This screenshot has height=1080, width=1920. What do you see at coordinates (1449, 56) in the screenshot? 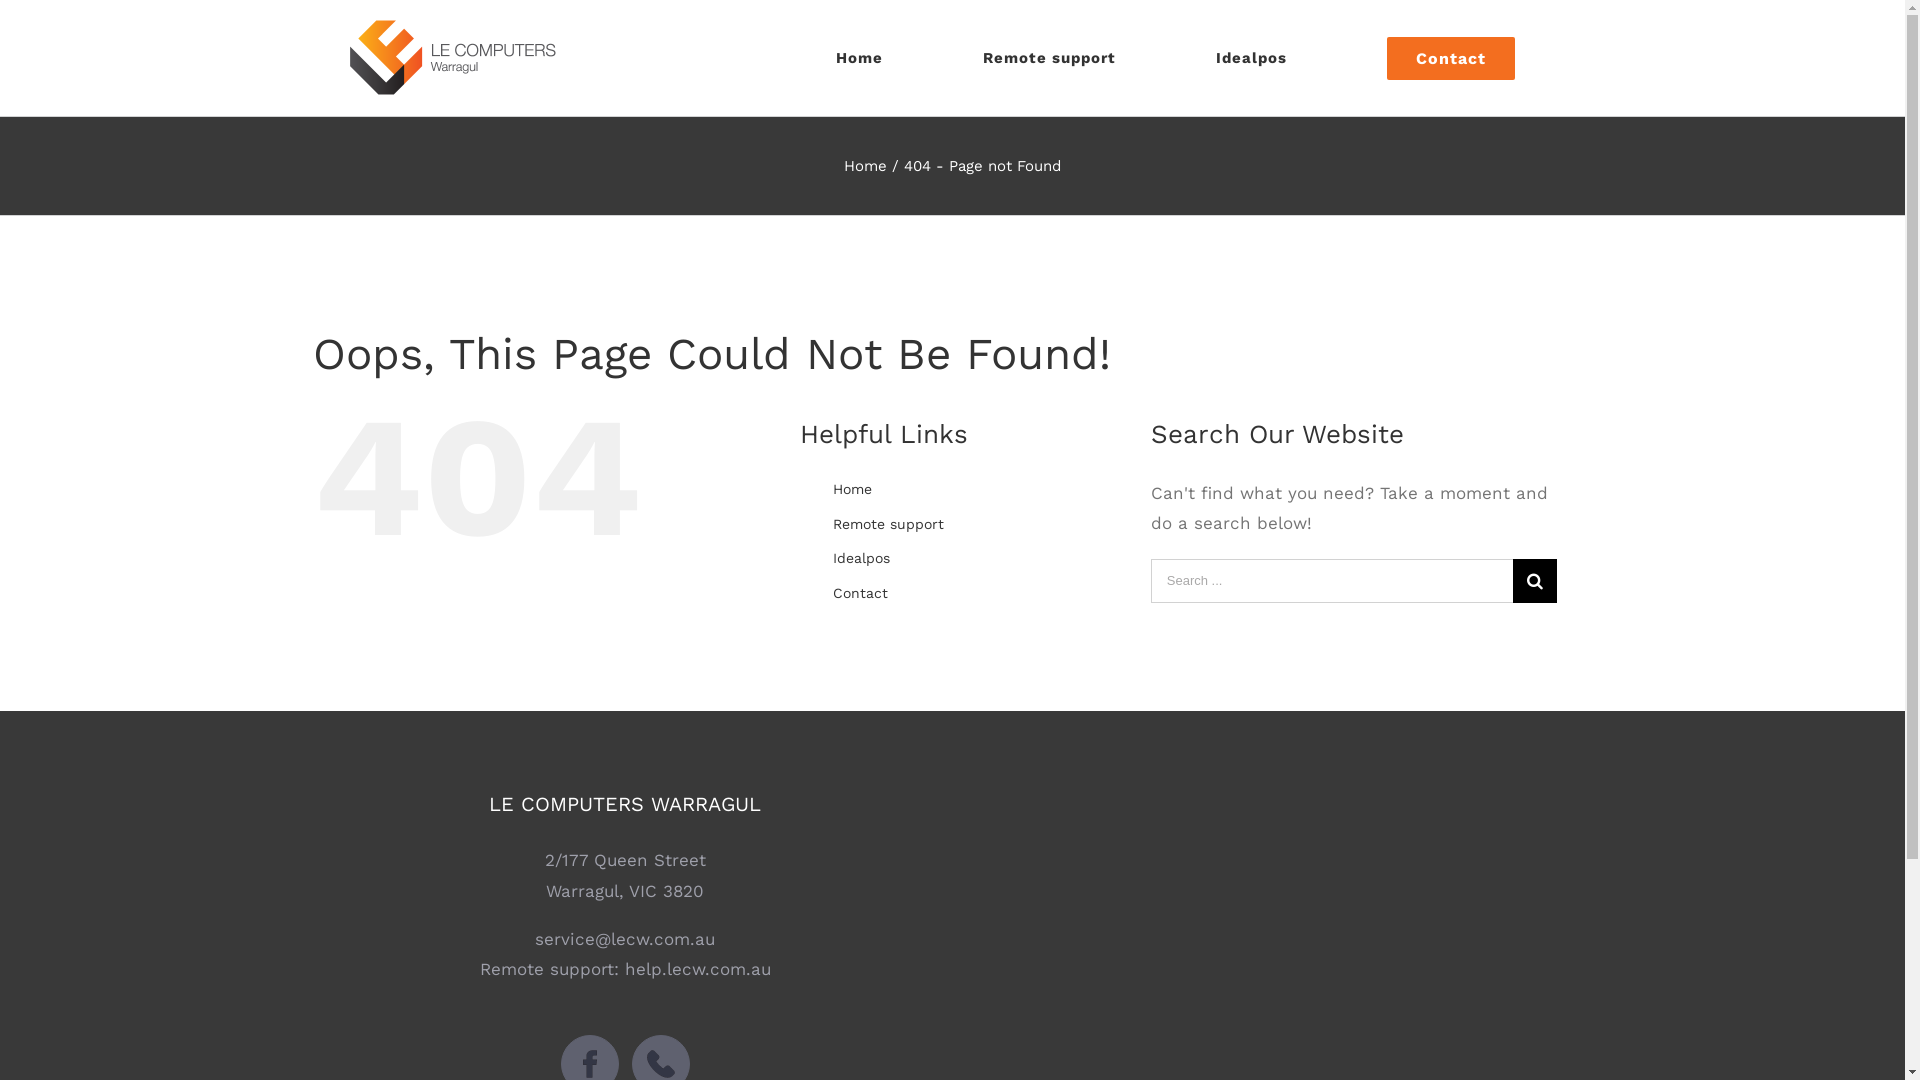
I see `'Contact'` at bounding box center [1449, 56].